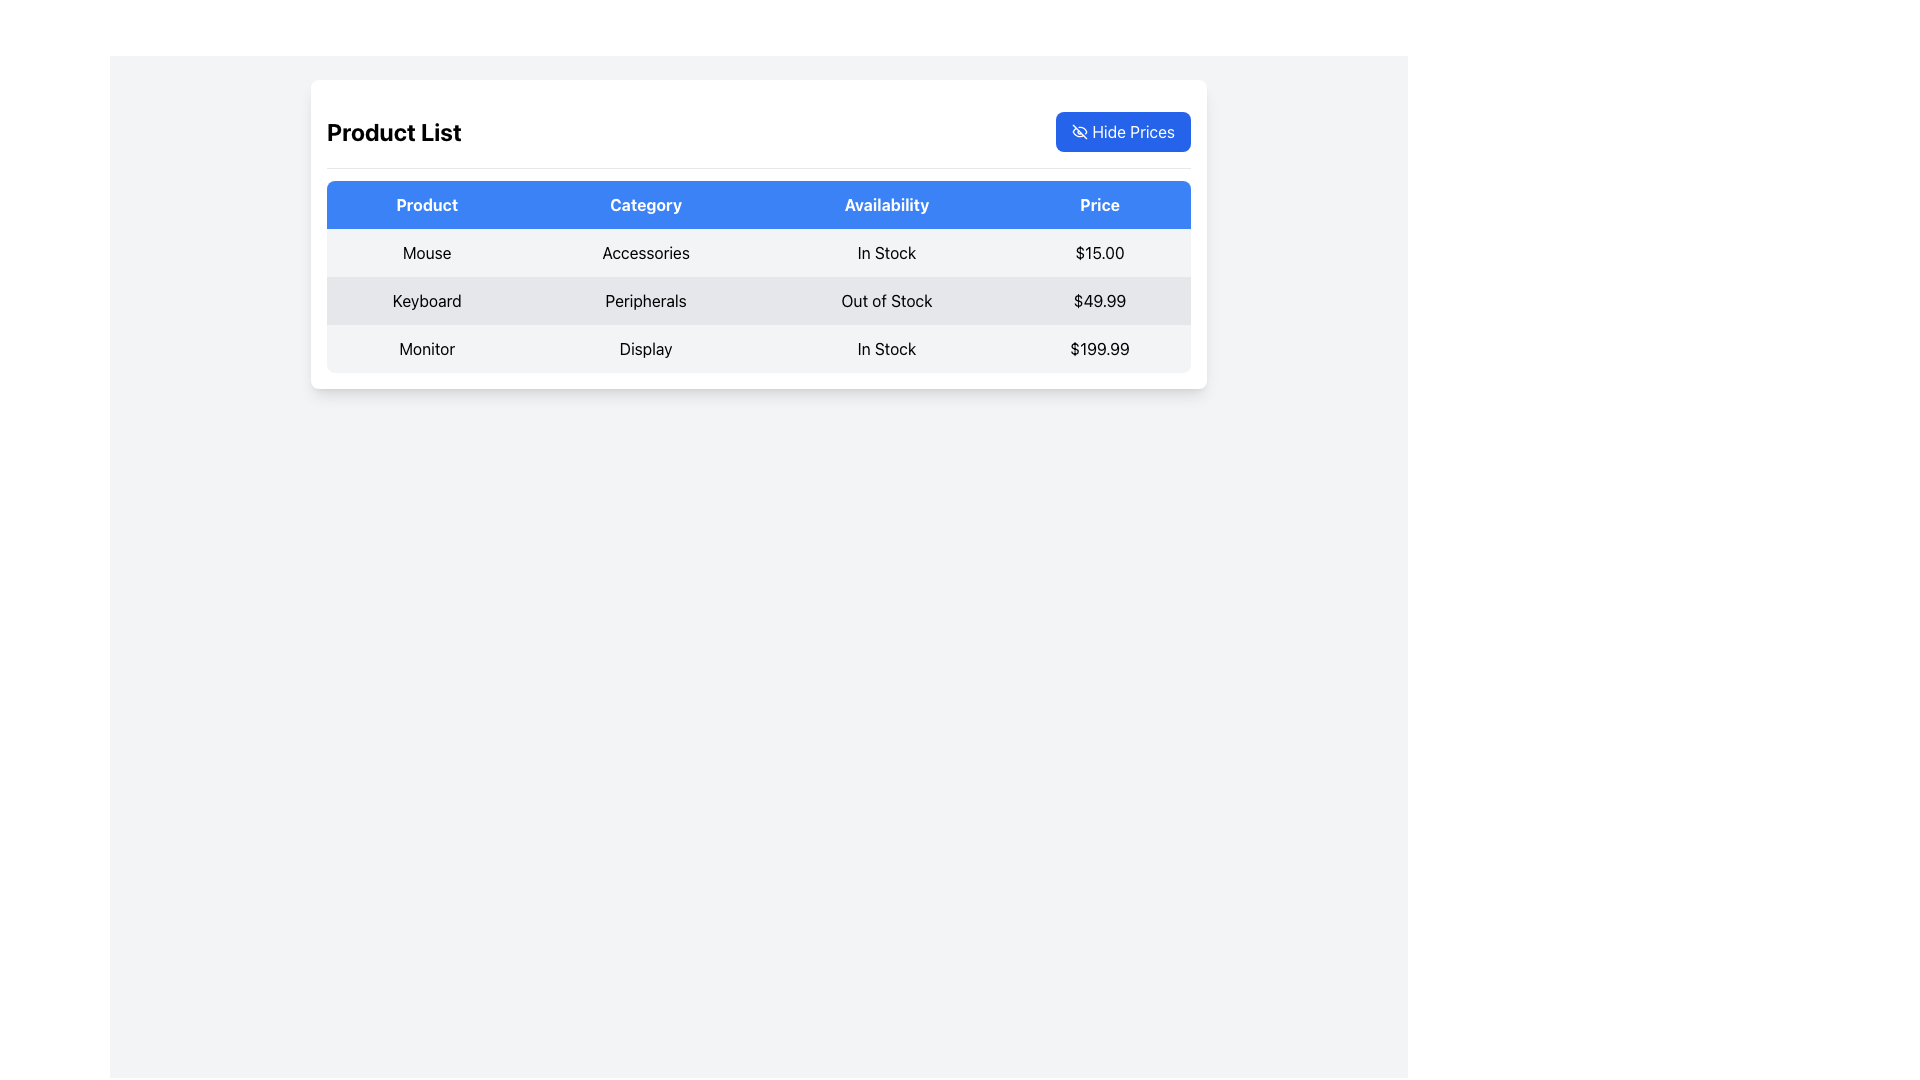 This screenshot has height=1080, width=1920. What do you see at coordinates (1098, 204) in the screenshot?
I see `the 'Price' text label in the table header to emphasize it, which is displayed in white on a blue background as the last column of the header row` at bounding box center [1098, 204].